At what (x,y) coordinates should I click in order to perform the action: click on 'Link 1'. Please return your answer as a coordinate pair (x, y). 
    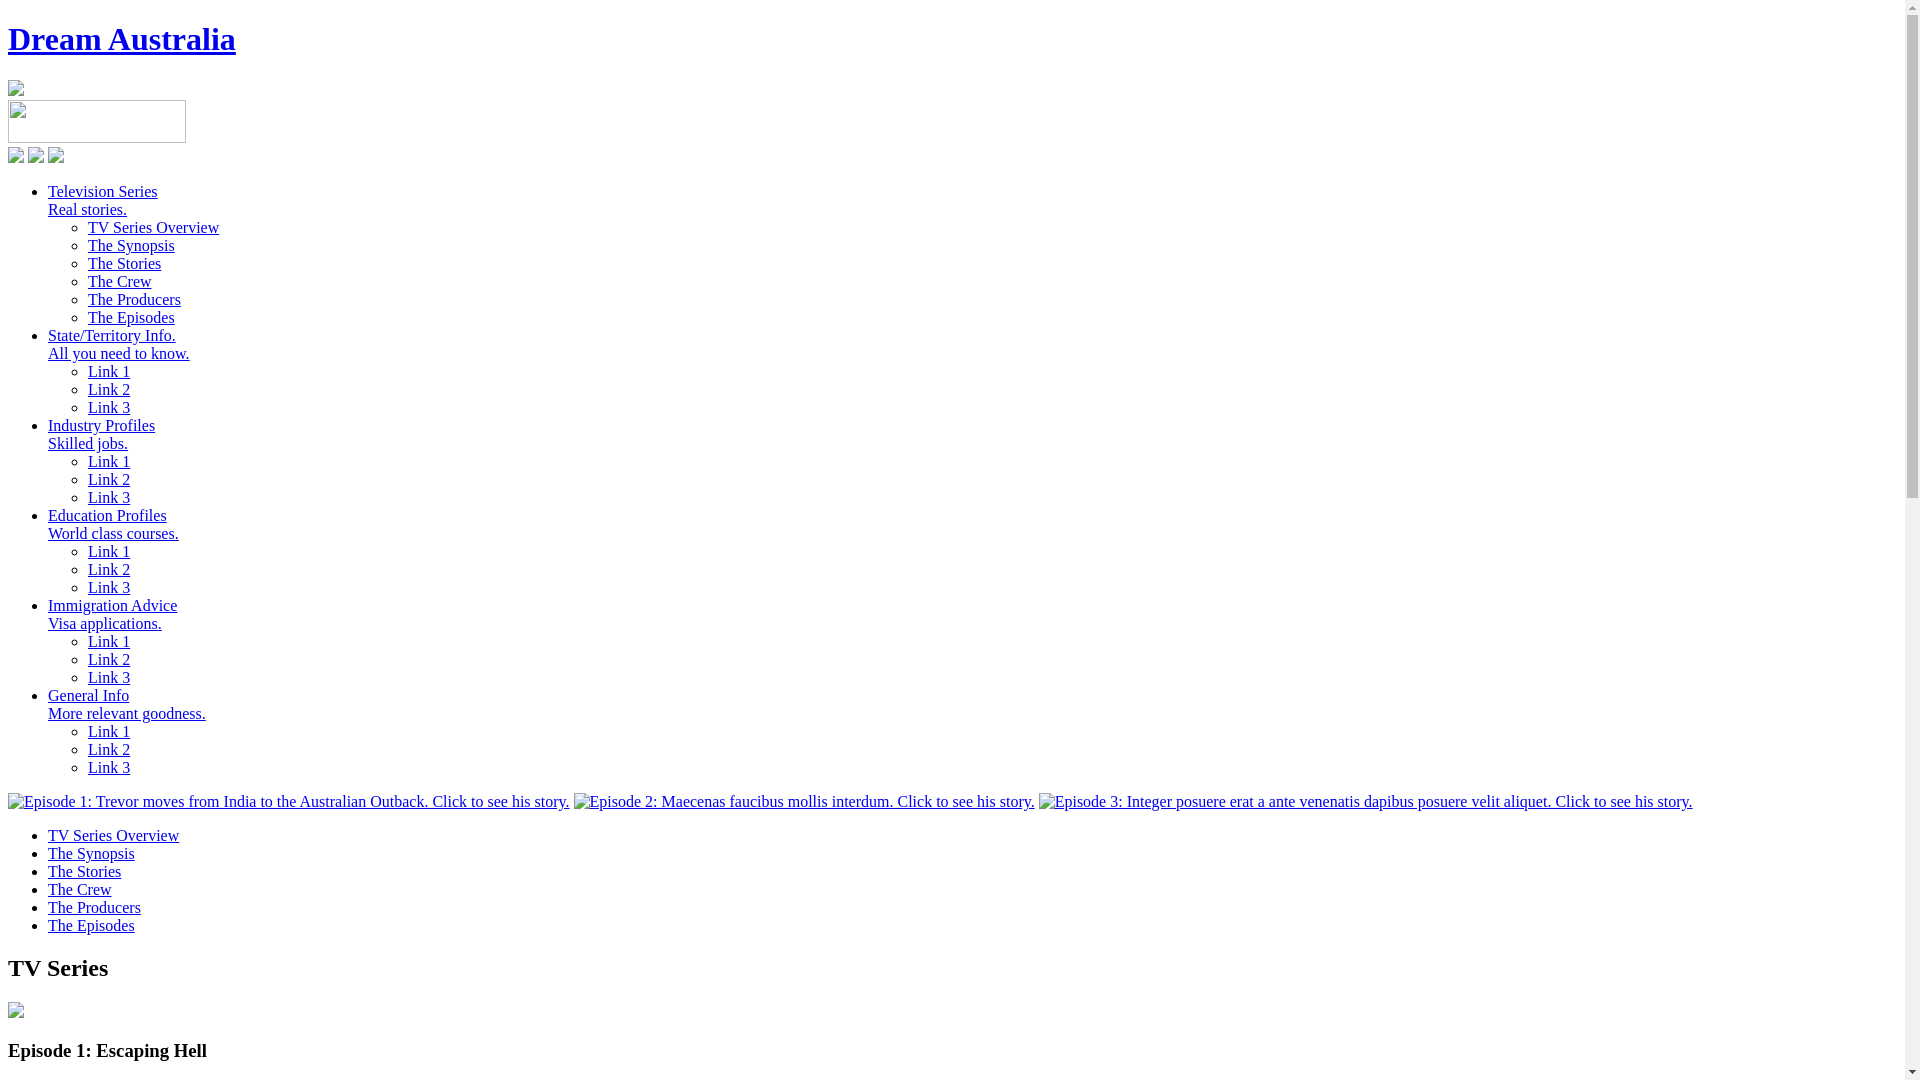
    Looking at the image, I should click on (108, 461).